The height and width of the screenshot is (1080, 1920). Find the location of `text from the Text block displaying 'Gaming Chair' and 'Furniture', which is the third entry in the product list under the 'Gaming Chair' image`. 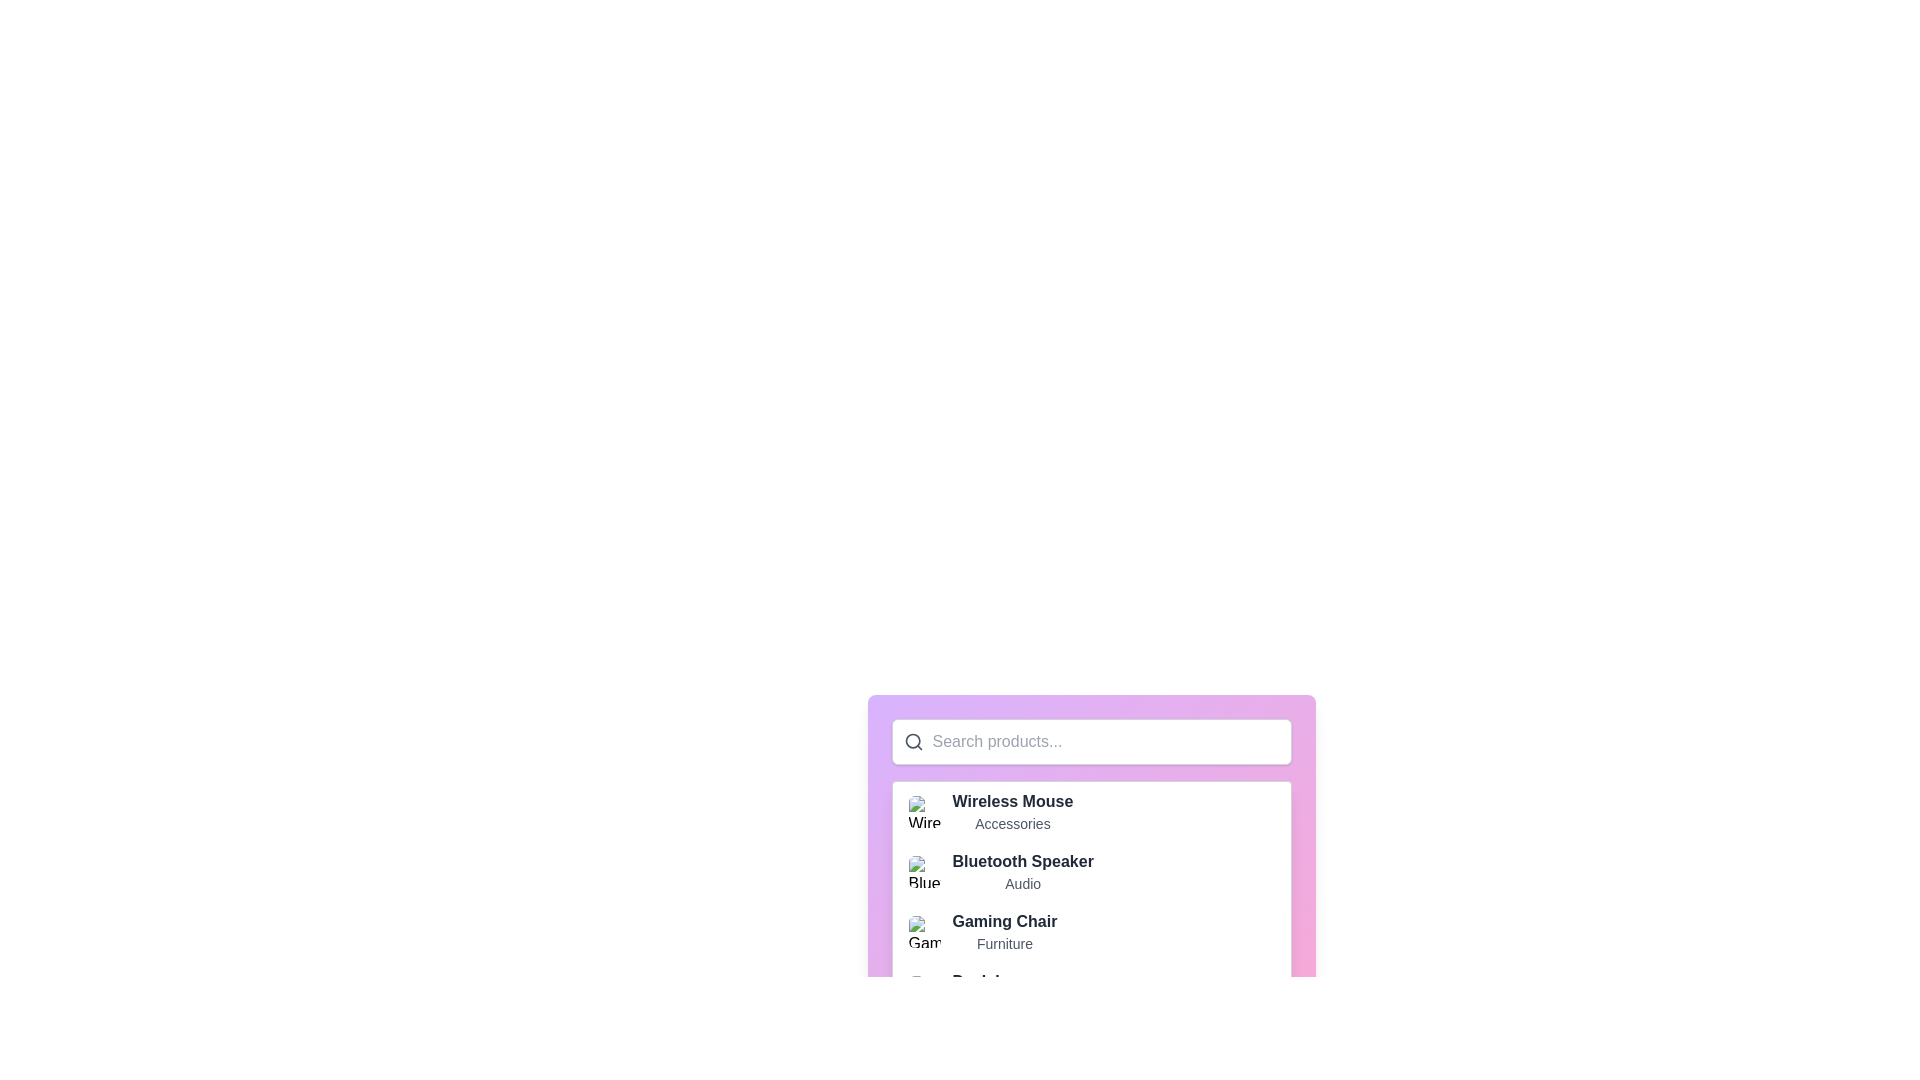

text from the Text block displaying 'Gaming Chair' and 'Furniture', which is the third entry in the product list under the 'Gaming Chair' image is located at coordinates (1003, 932).